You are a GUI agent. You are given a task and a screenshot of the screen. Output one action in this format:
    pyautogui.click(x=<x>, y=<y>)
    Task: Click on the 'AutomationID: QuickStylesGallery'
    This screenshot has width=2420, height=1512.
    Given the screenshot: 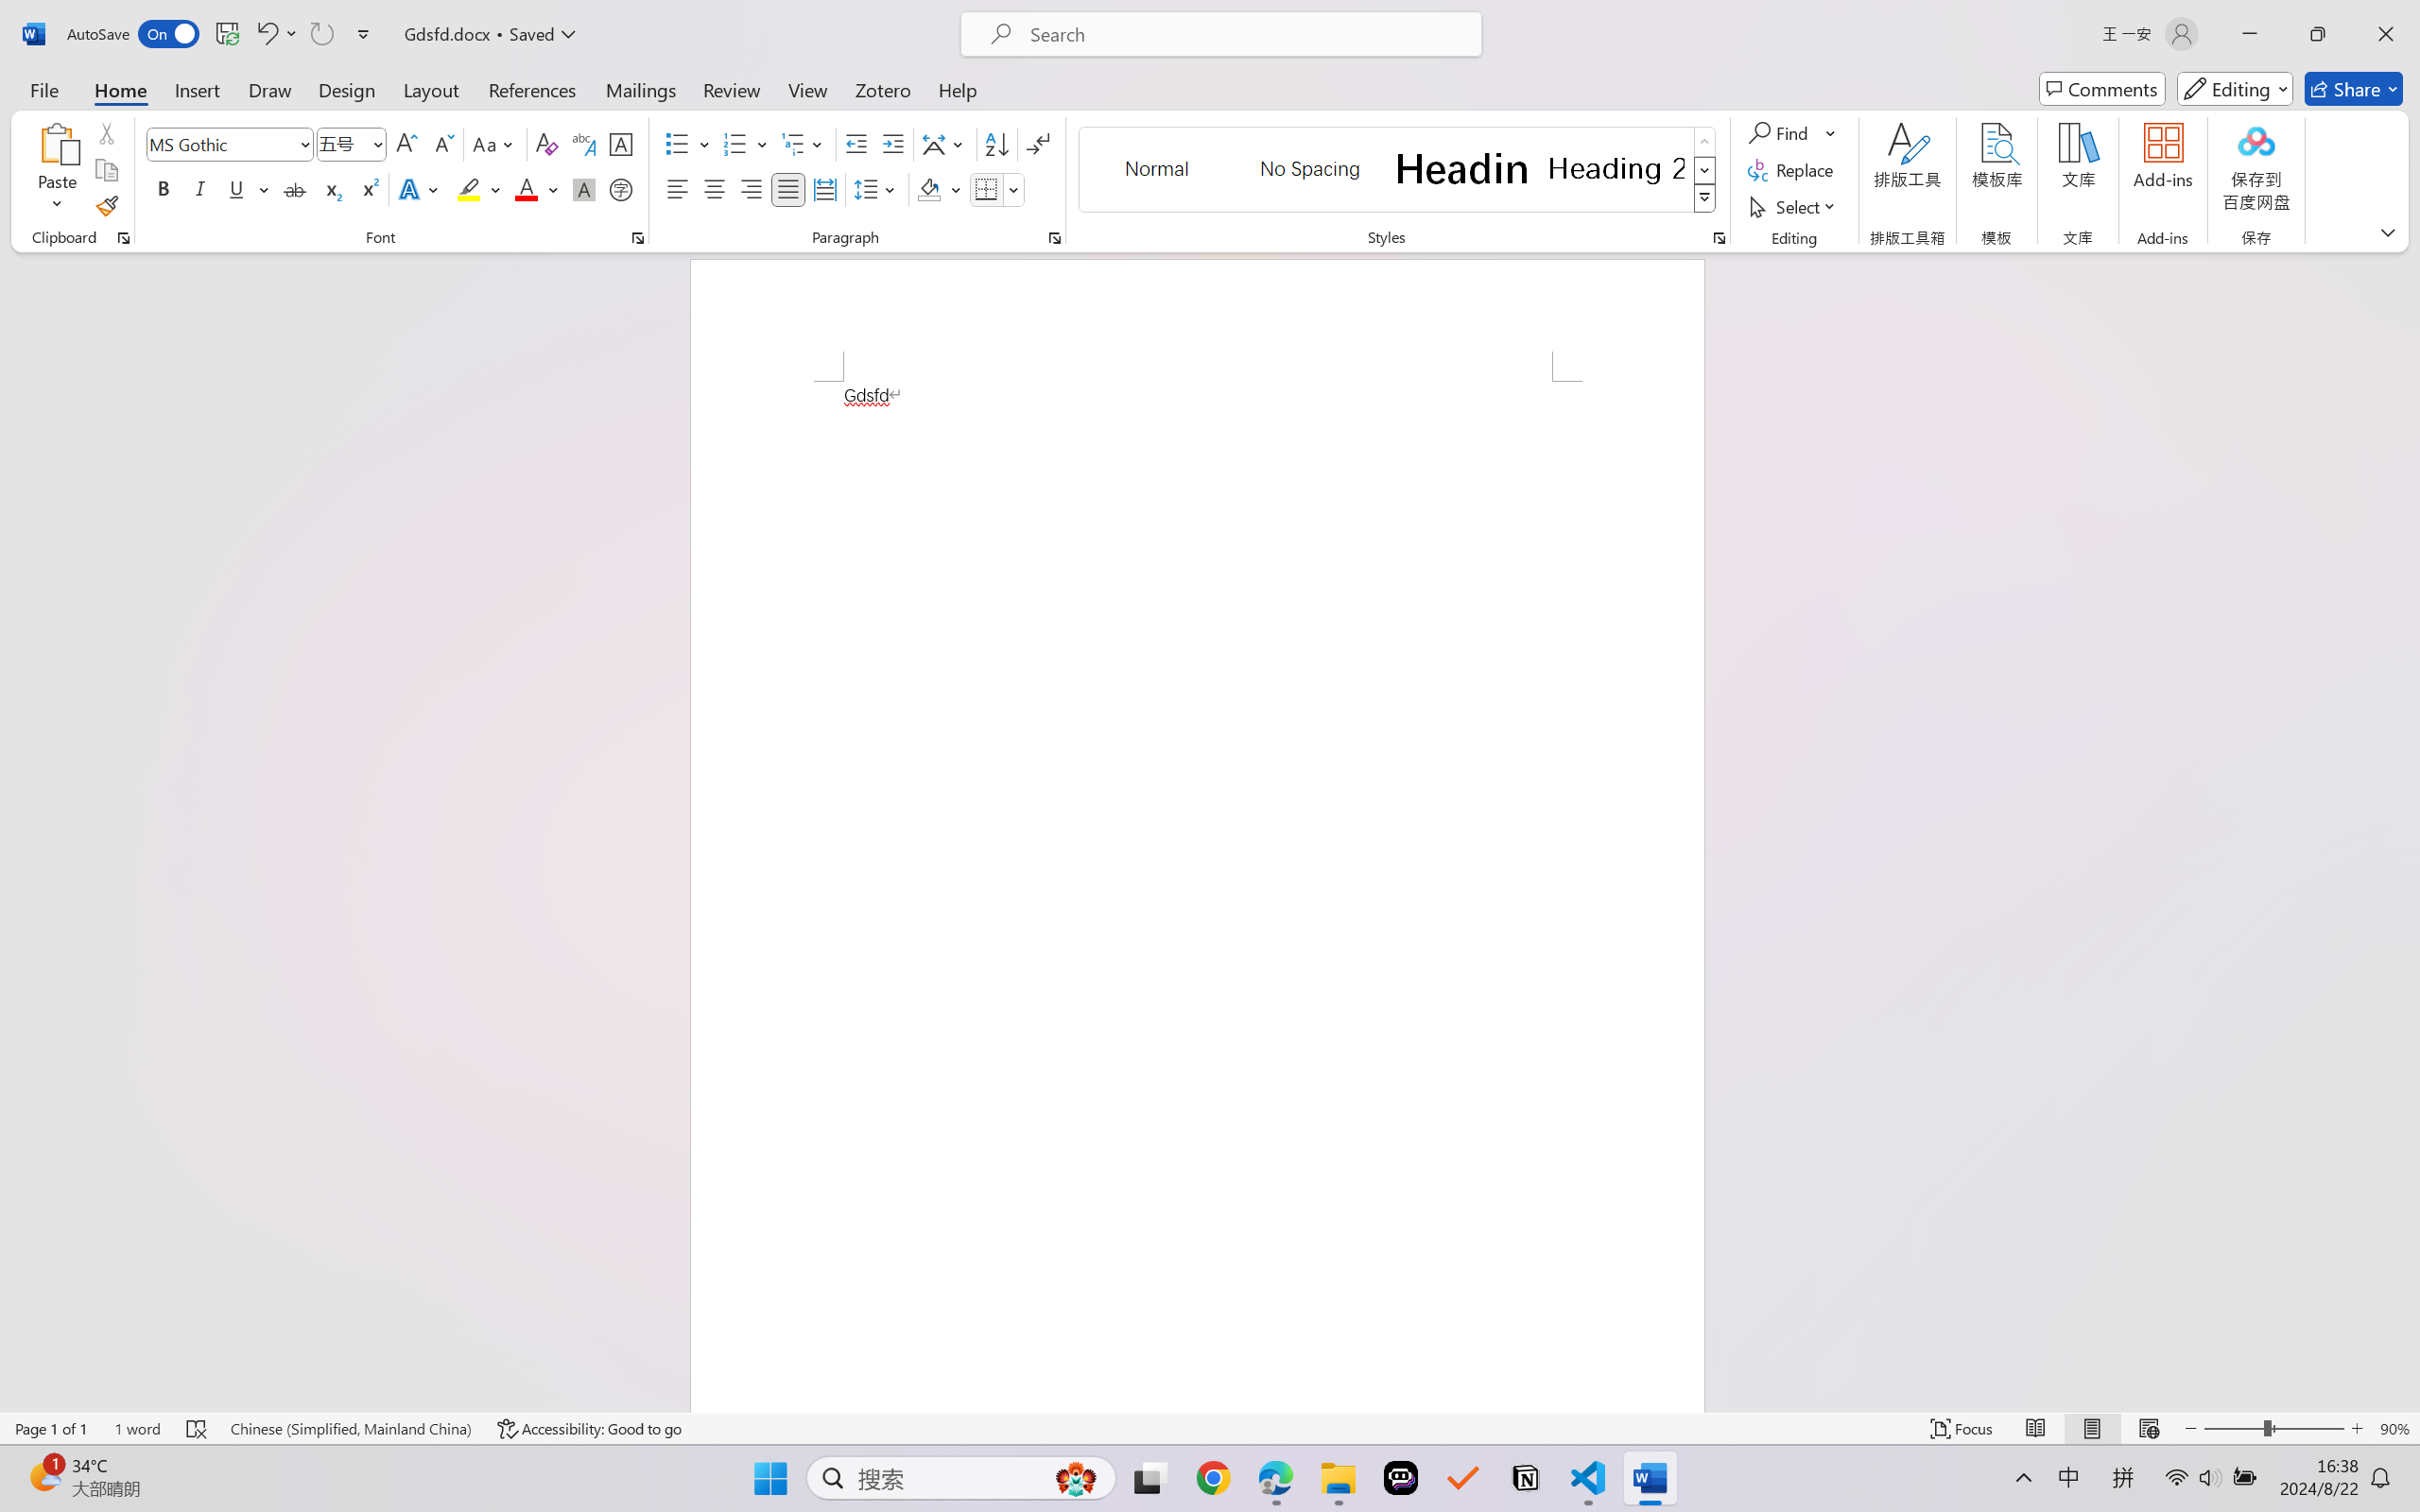 What is the action you would take?
    pyautogui.click(x=1397, y=170)
    